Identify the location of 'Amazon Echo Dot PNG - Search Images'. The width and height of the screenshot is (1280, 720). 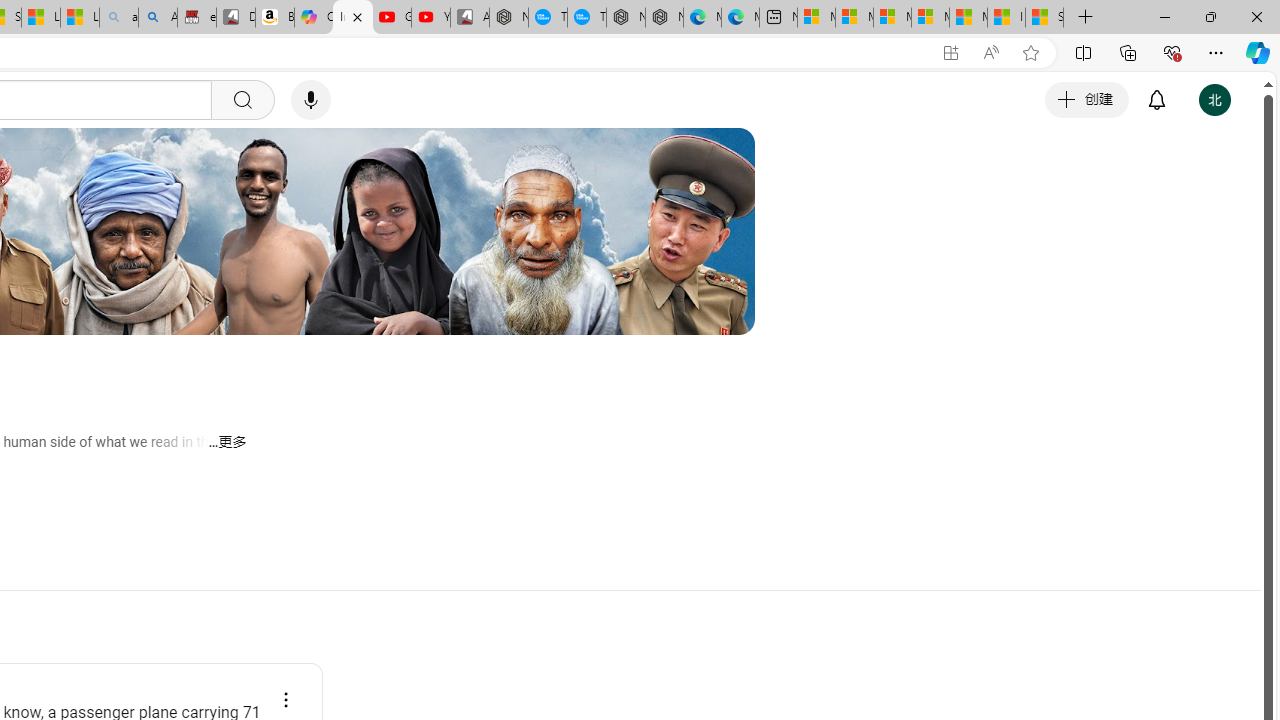
(157, 17).